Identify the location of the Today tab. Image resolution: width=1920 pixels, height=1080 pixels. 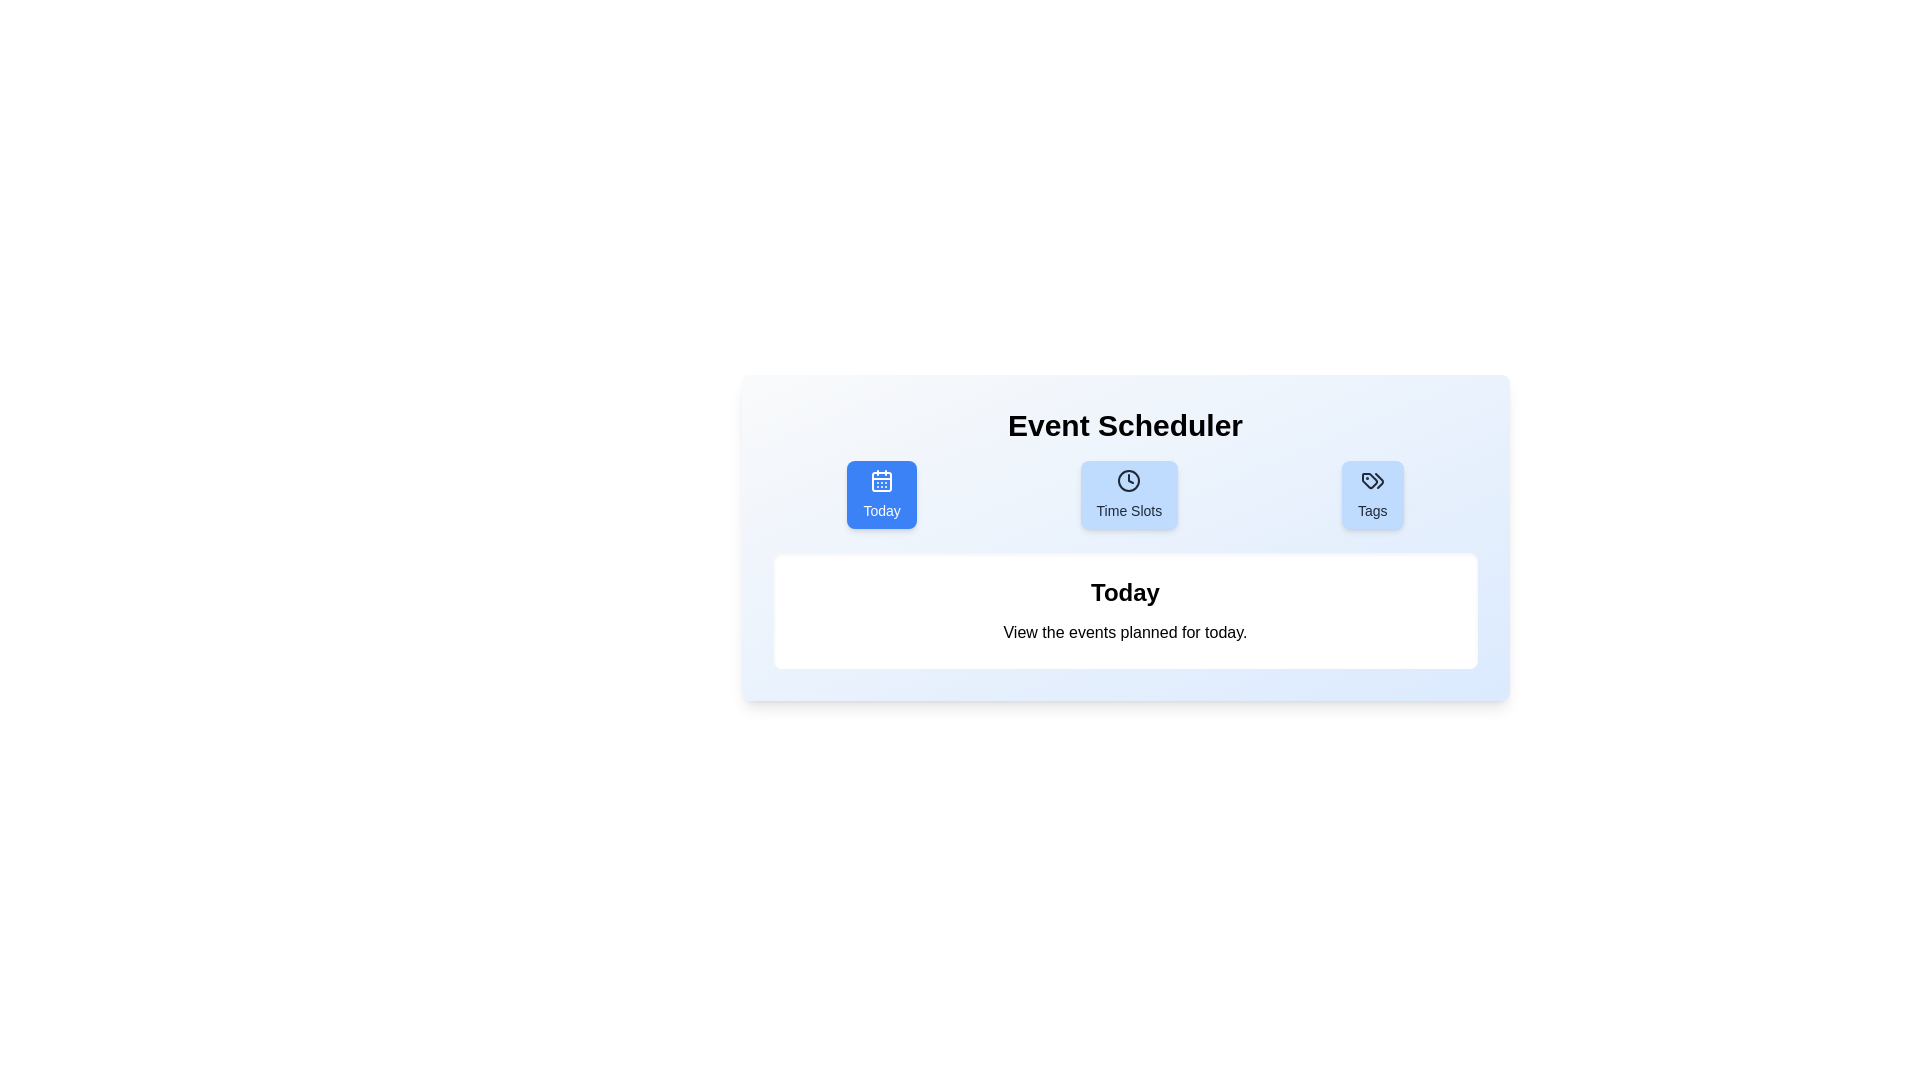
(881, 494).